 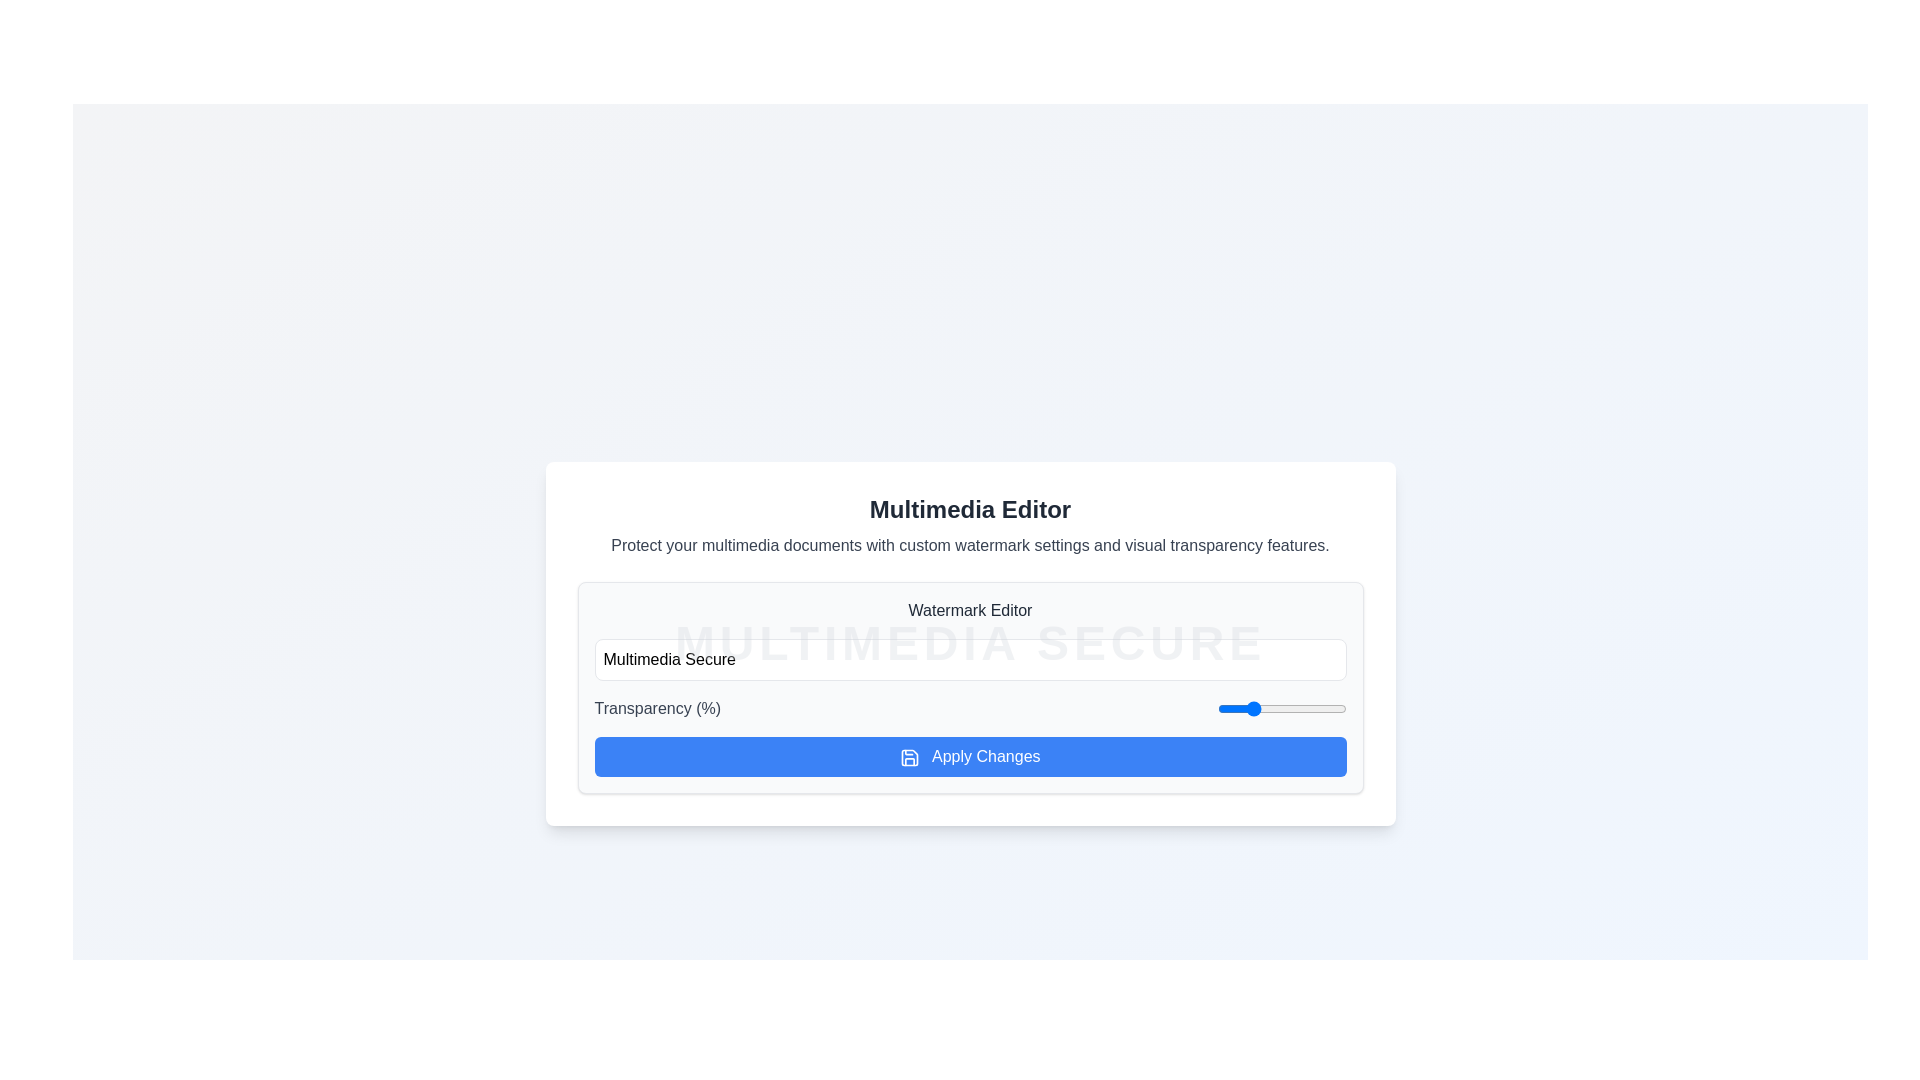 What do you see at coordinates (1339, 708) in the screenshot?
I see `the transparency slider` at bounding box center [1339, 708].